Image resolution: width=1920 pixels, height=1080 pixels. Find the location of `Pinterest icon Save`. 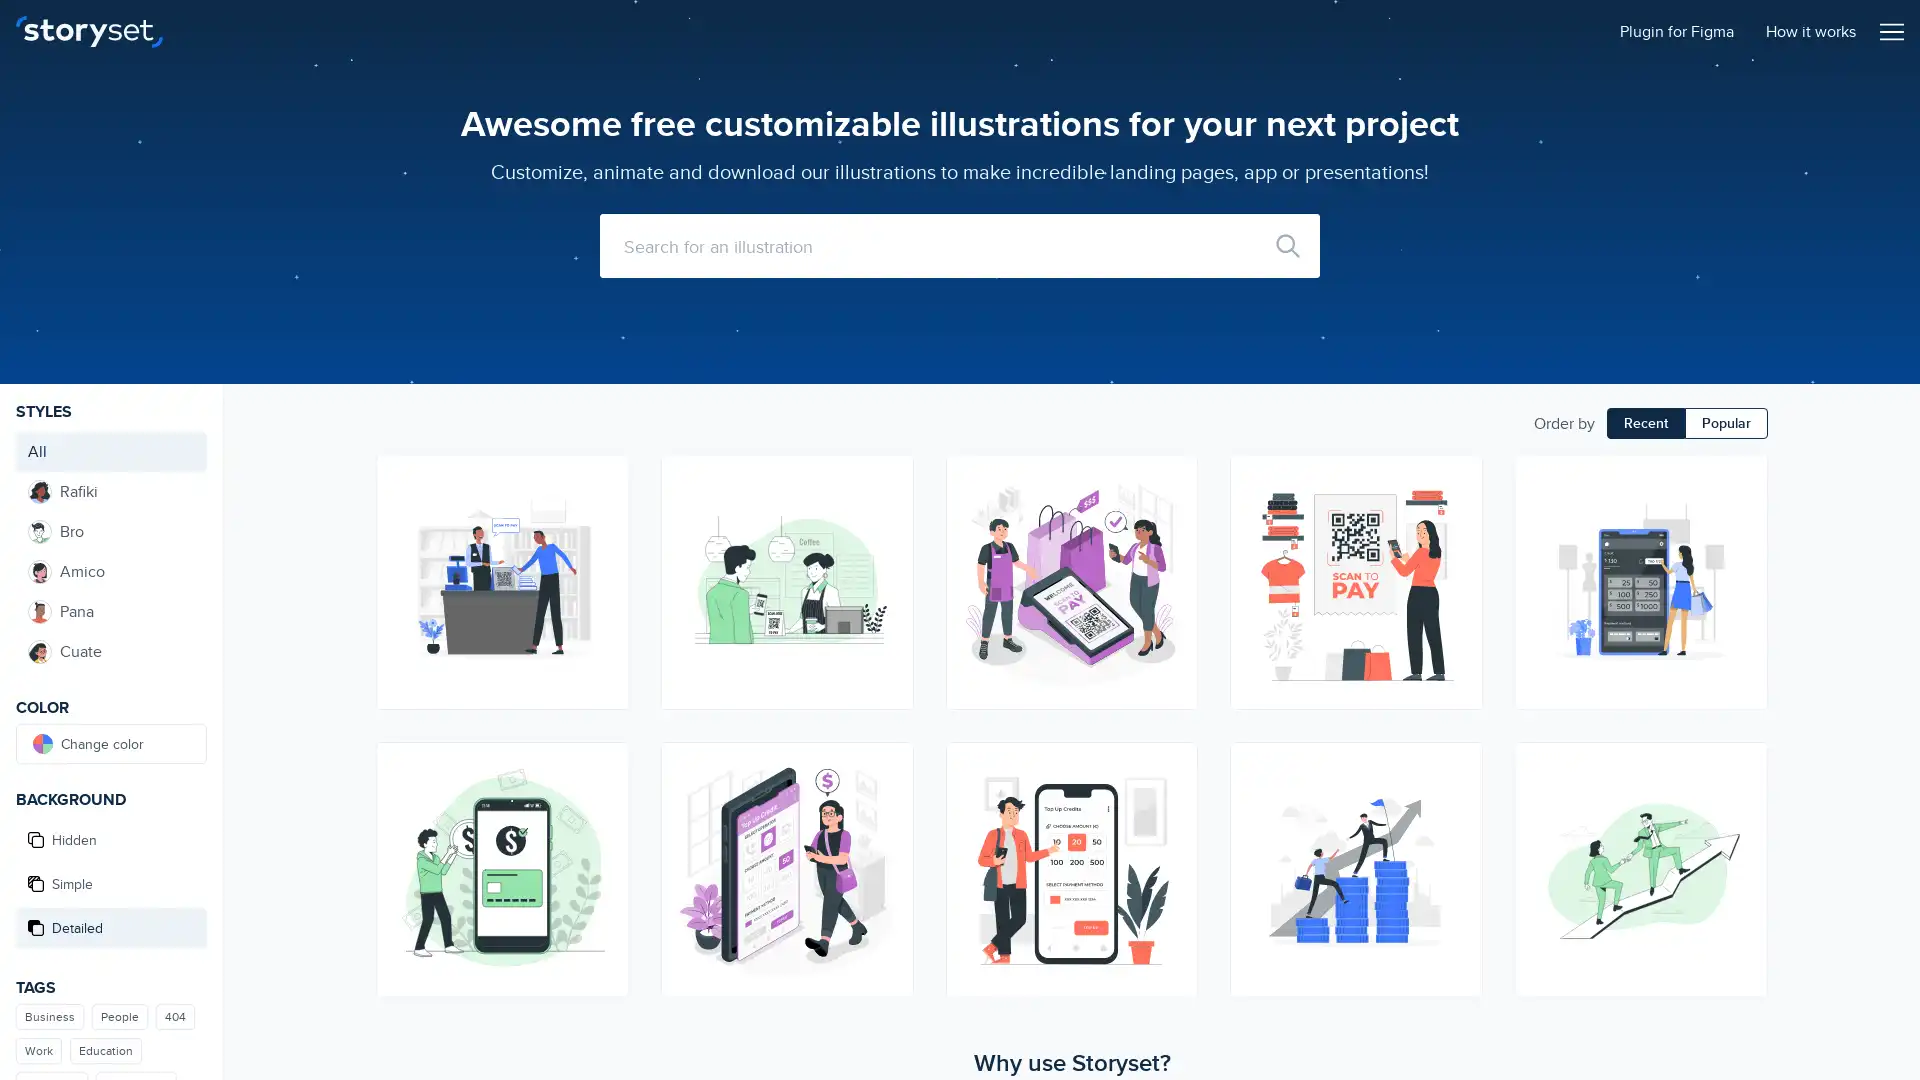

Pinterest icon Save is located at coordinates (602, 837).